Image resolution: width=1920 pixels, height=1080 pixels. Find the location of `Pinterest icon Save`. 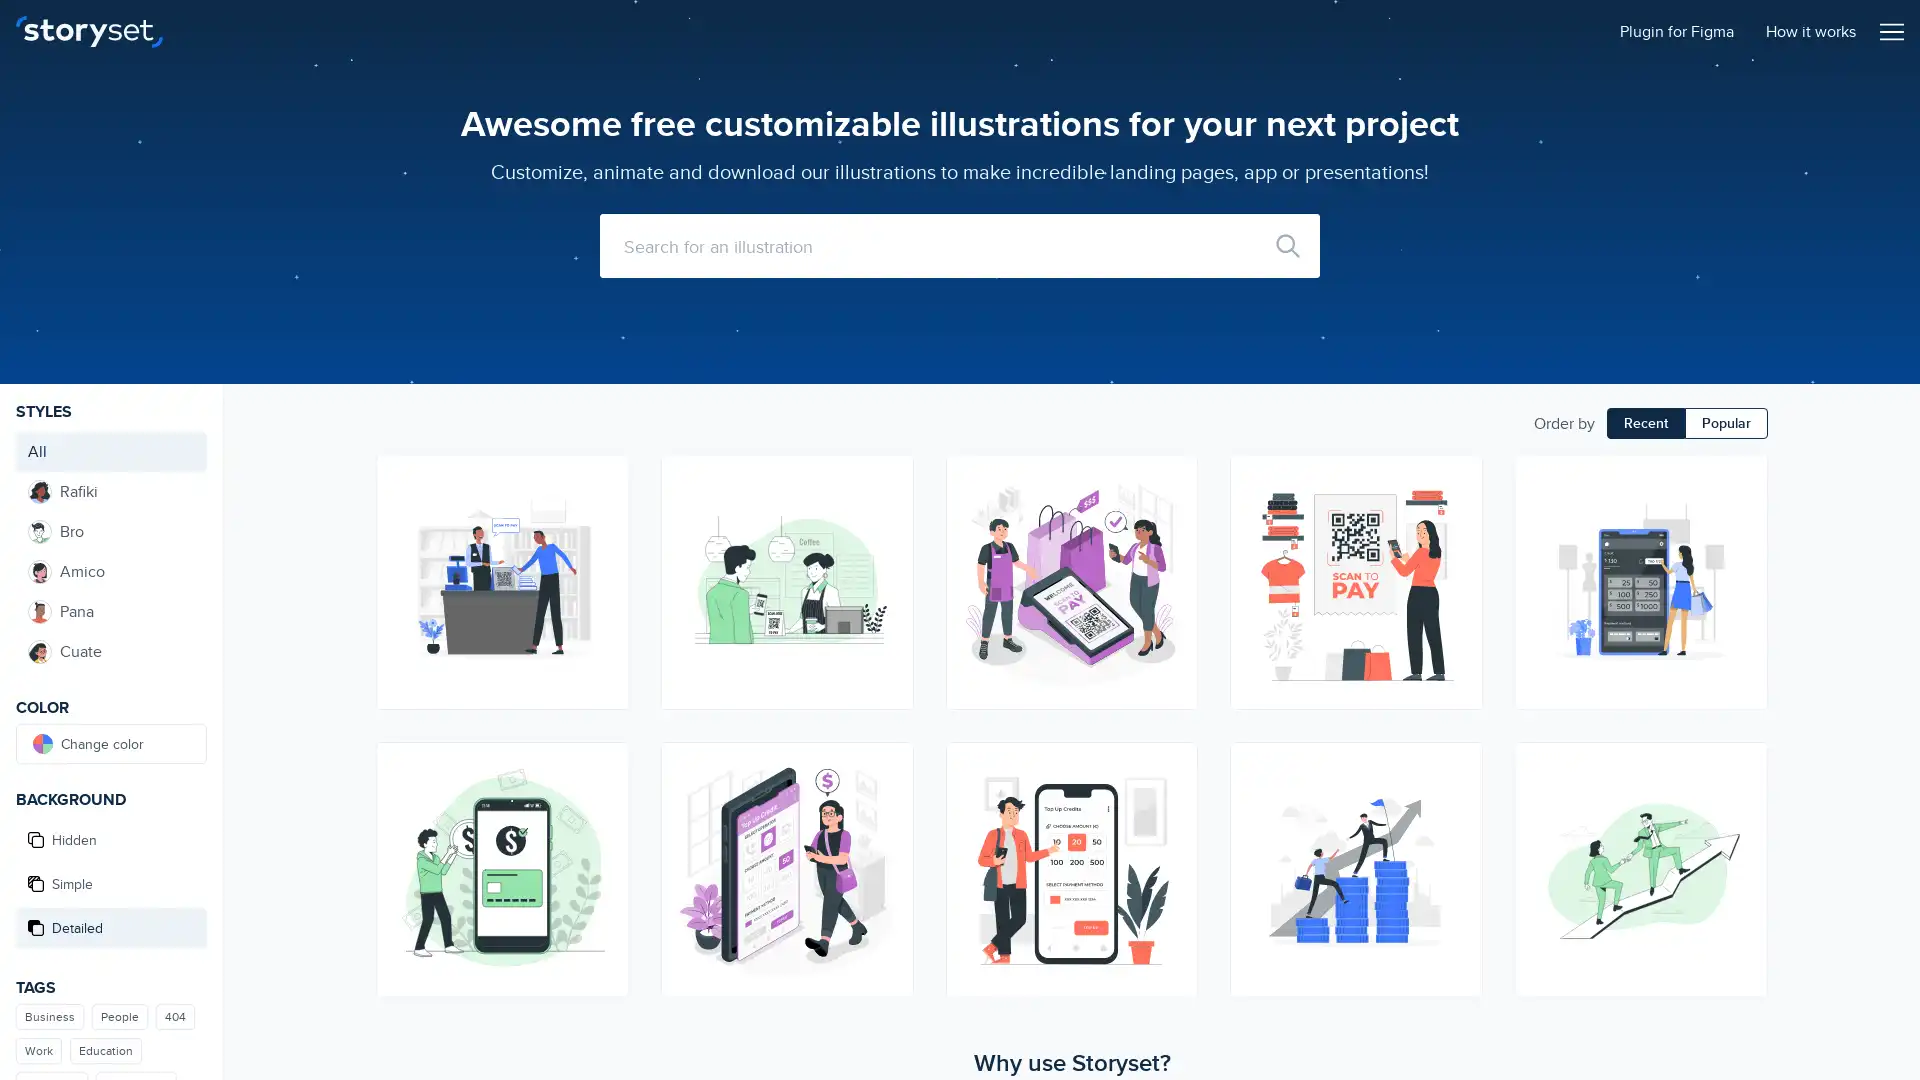

Pinterest icon Save is located at coordinates (602, 837).